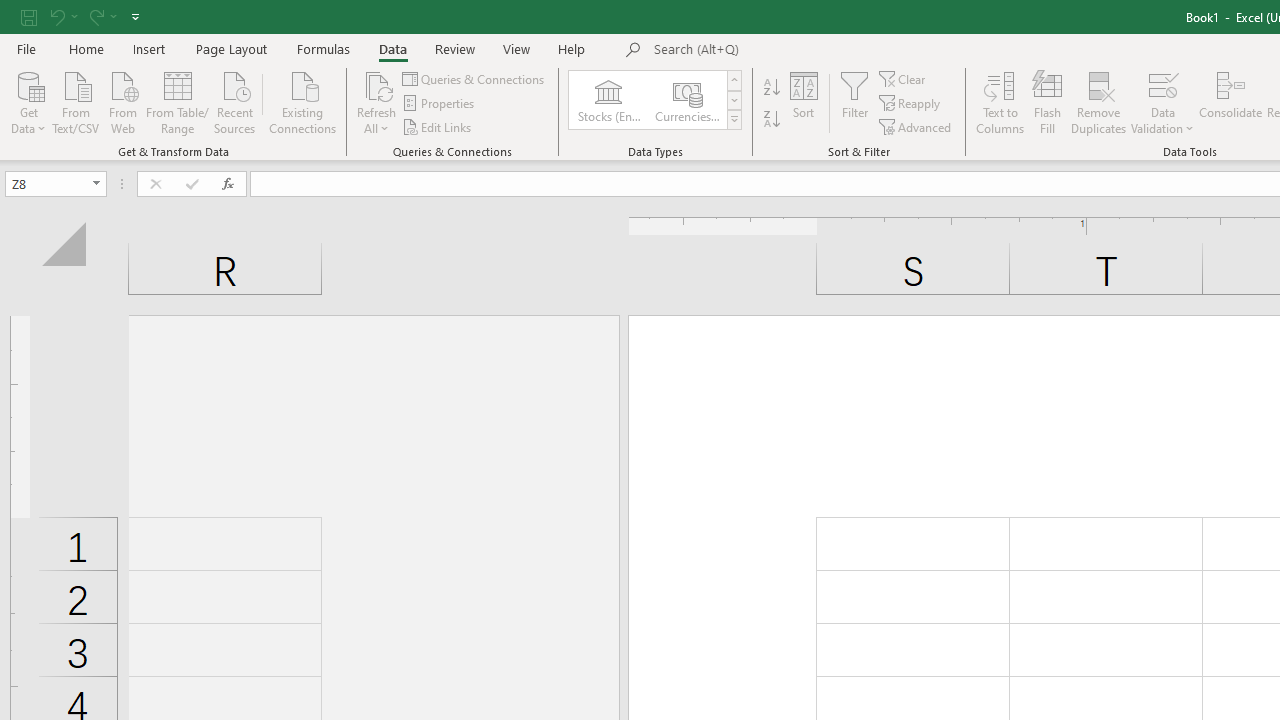 This screenshot has height=720, width=1280. I want to click on 'Existing Connections', so click(302, 101).